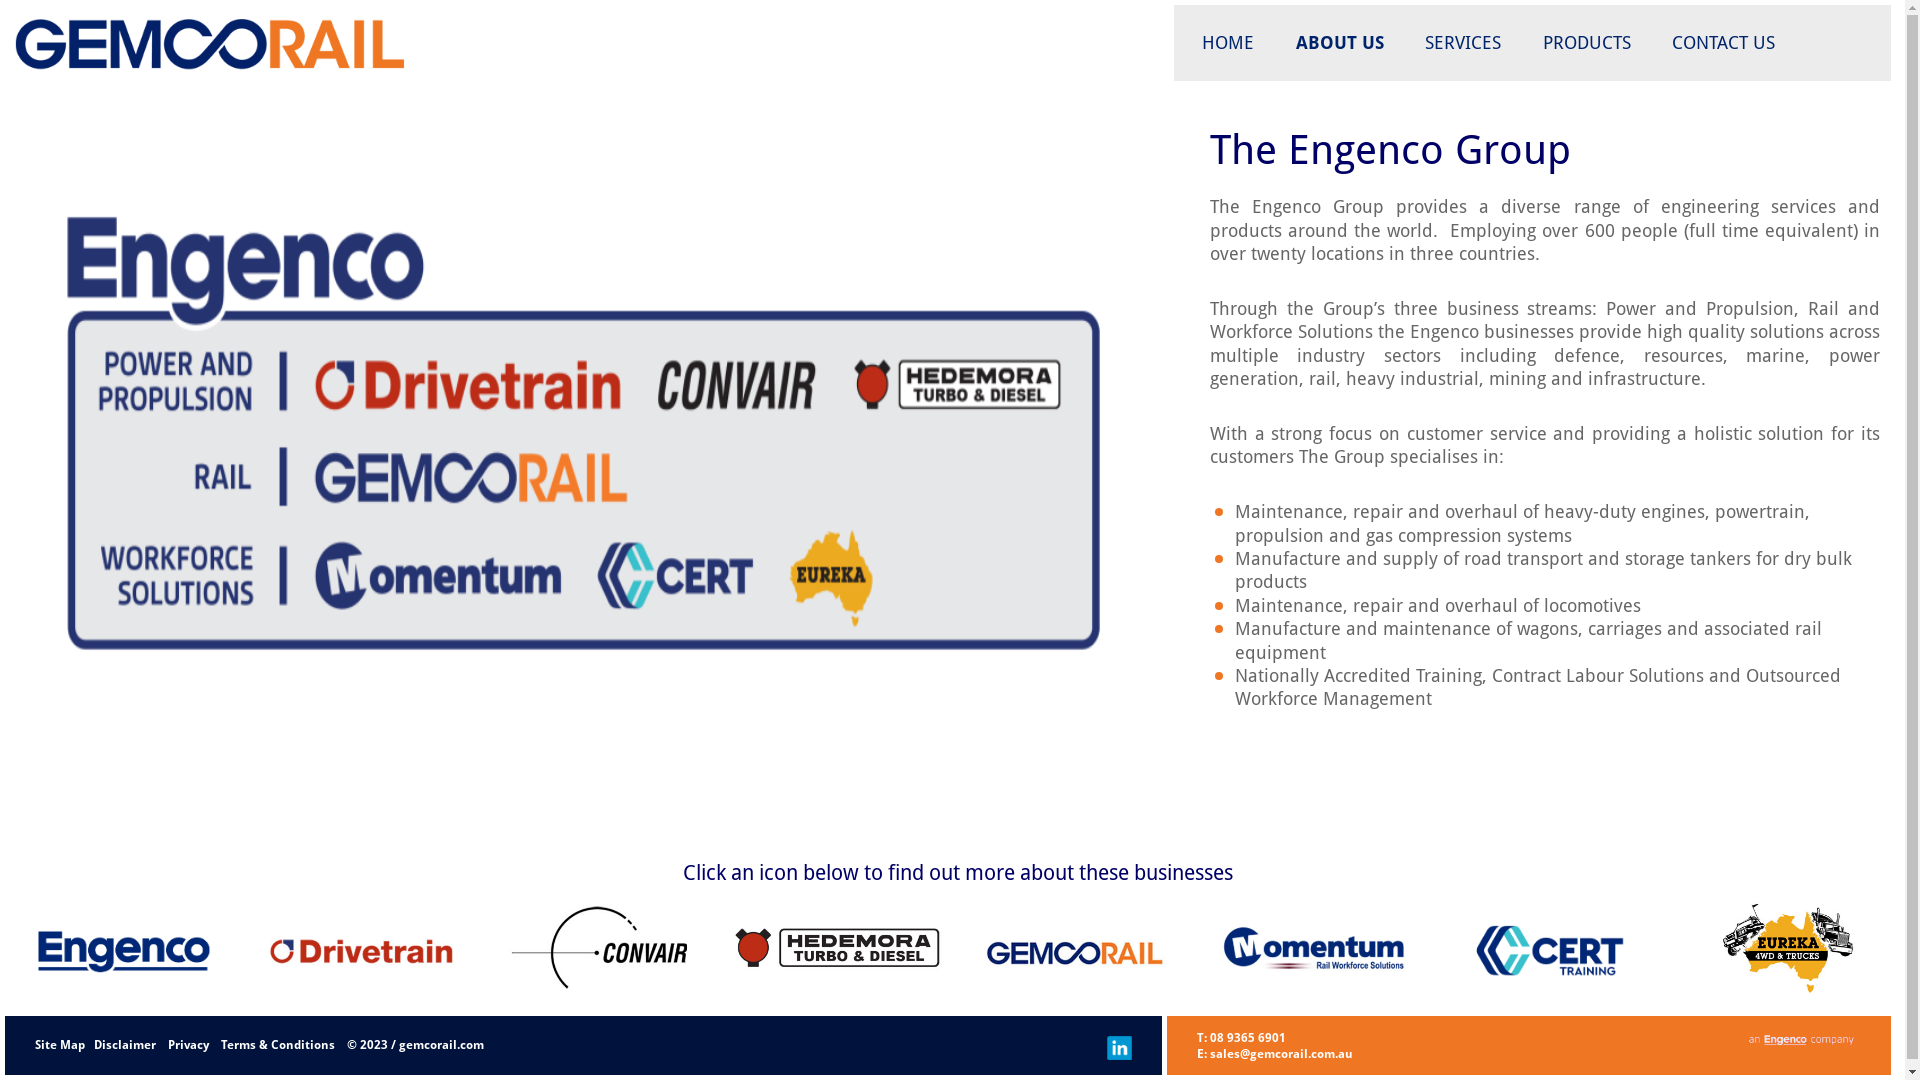 This screenshot has width=1920, height=1080. Describe the element at coordinates (1585, 42) in the screenshot. I see `'PRODUCTS'` at that location.